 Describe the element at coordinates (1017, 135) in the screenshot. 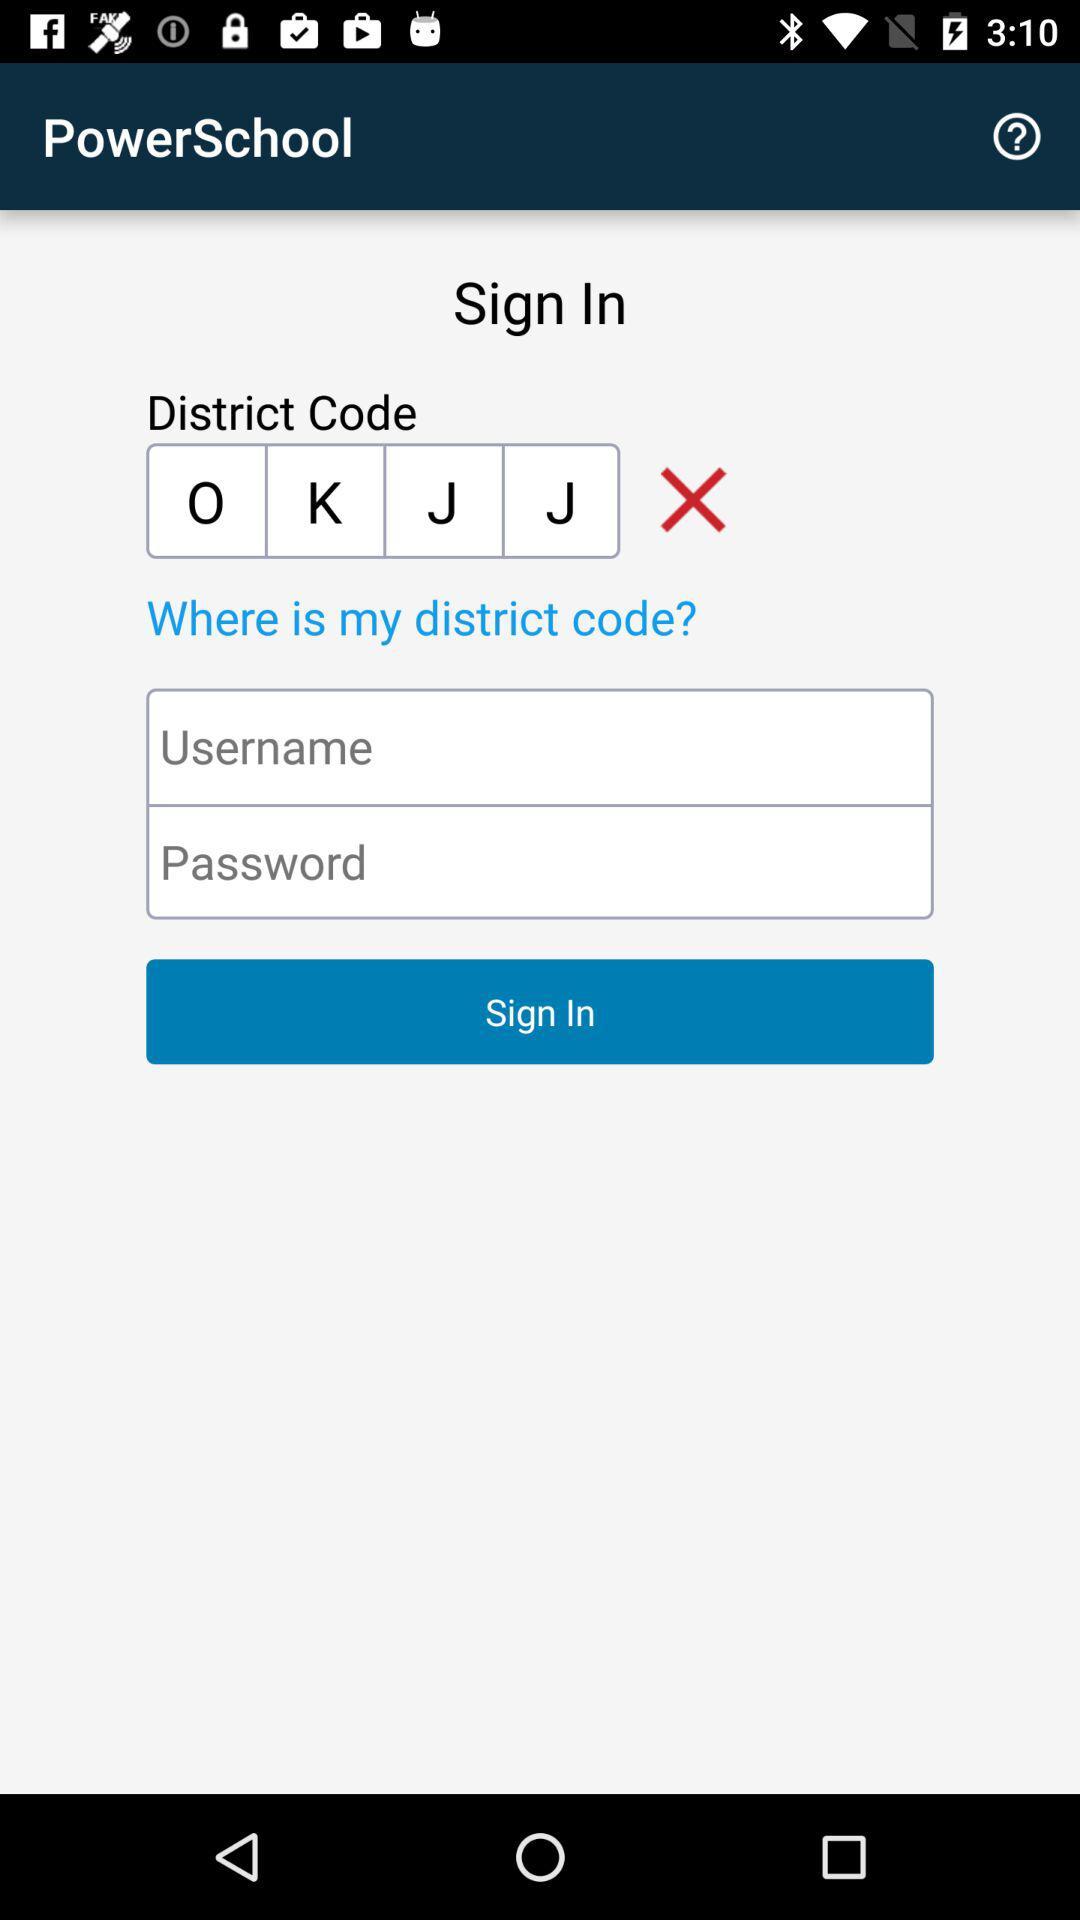

I see `icon above sign in item` at that location.